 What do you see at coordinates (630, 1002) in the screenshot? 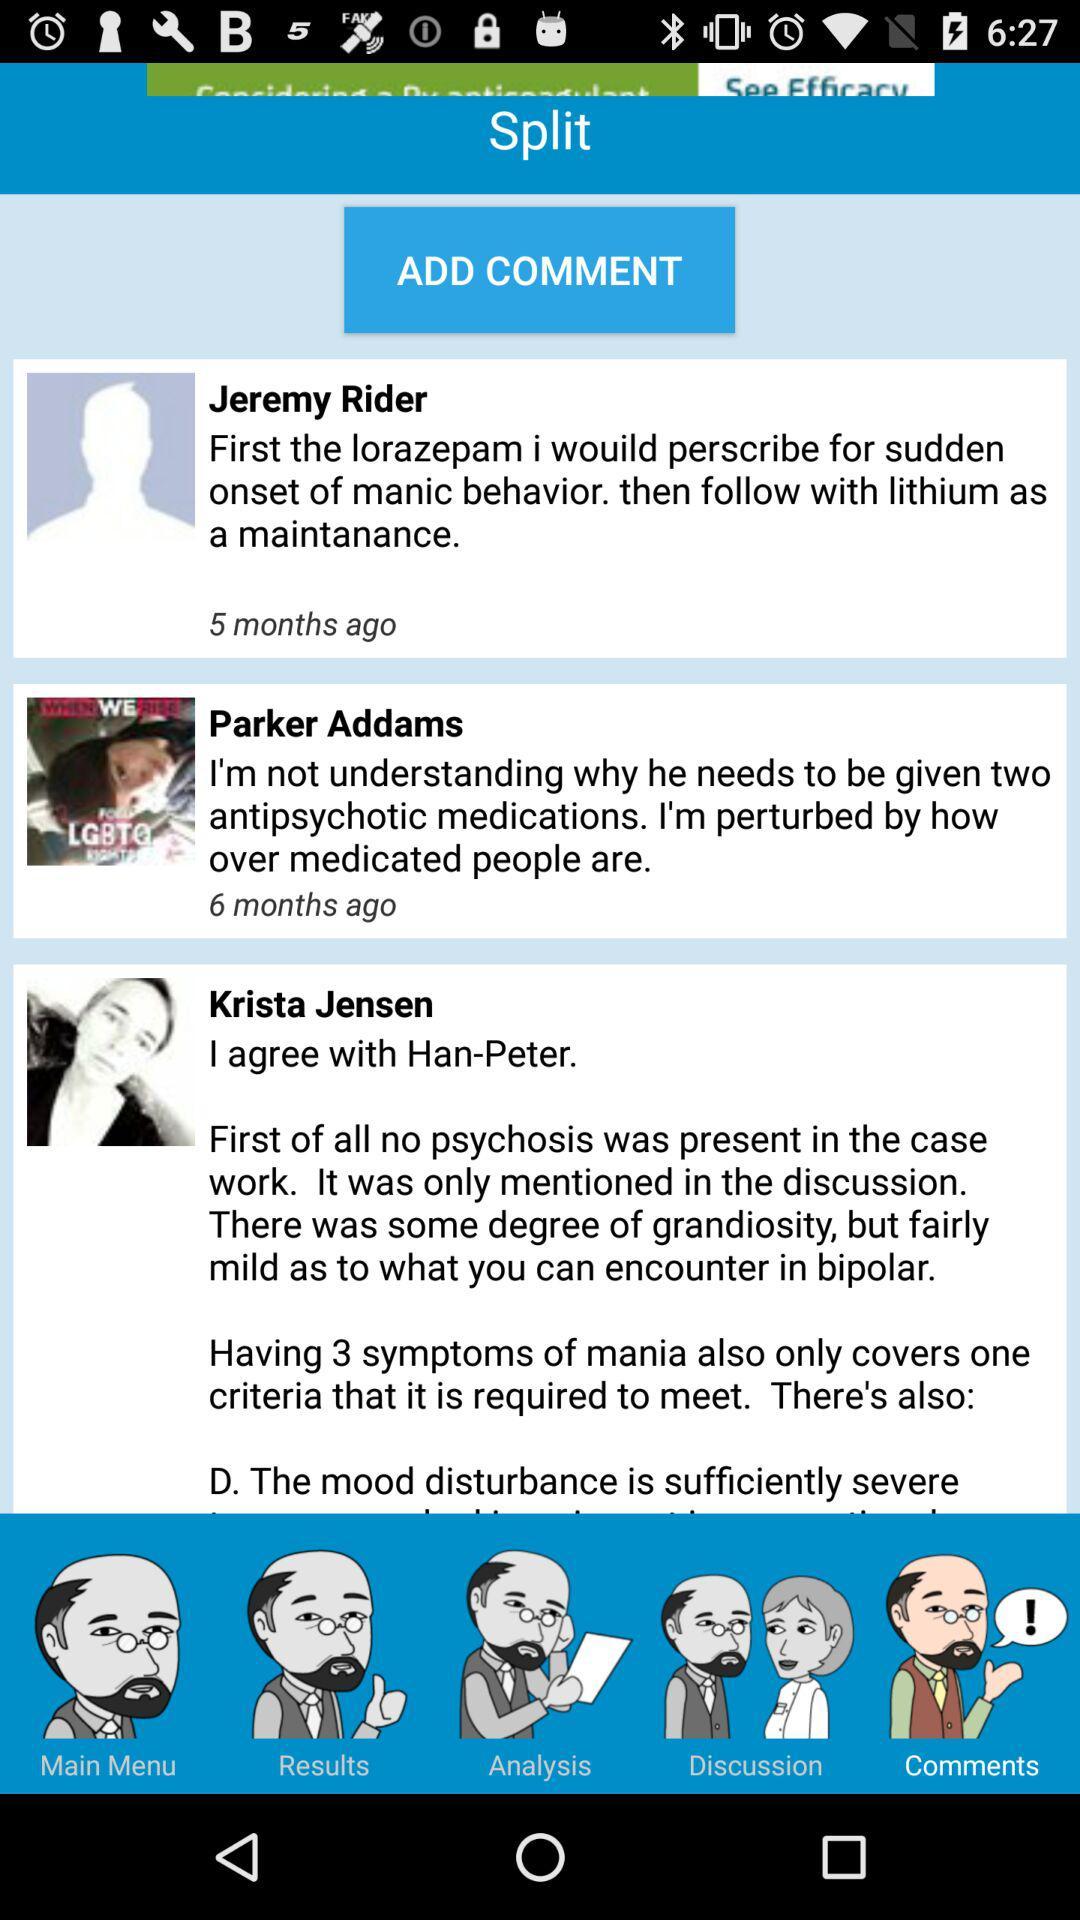
I see `item below 6 months ago item` at bounding box center [630, 1002].